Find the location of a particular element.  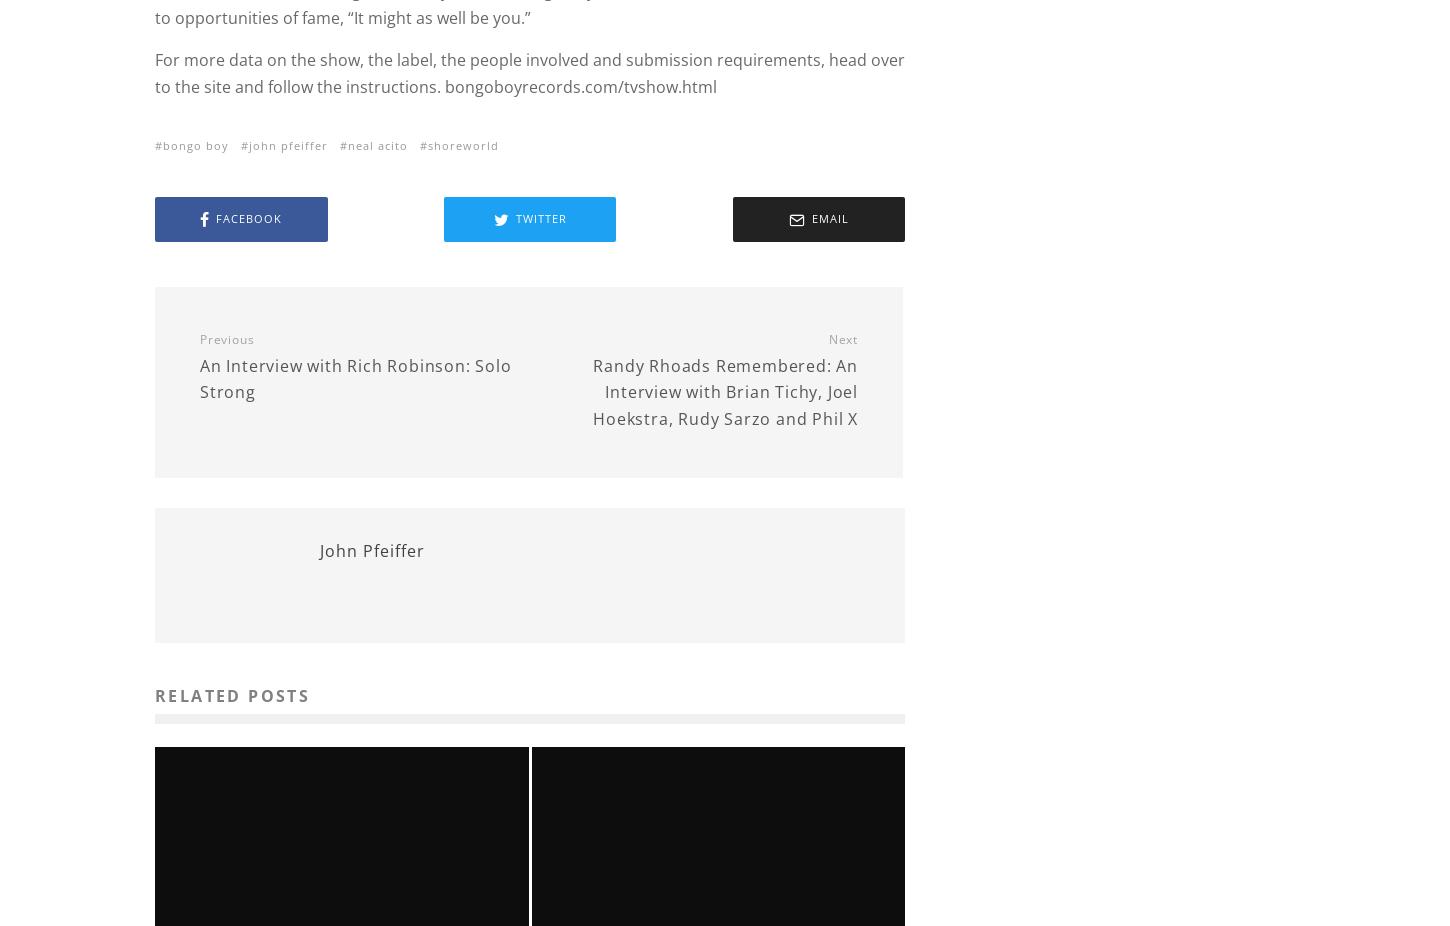

'Twitter' is located at coordinates (540, 217).